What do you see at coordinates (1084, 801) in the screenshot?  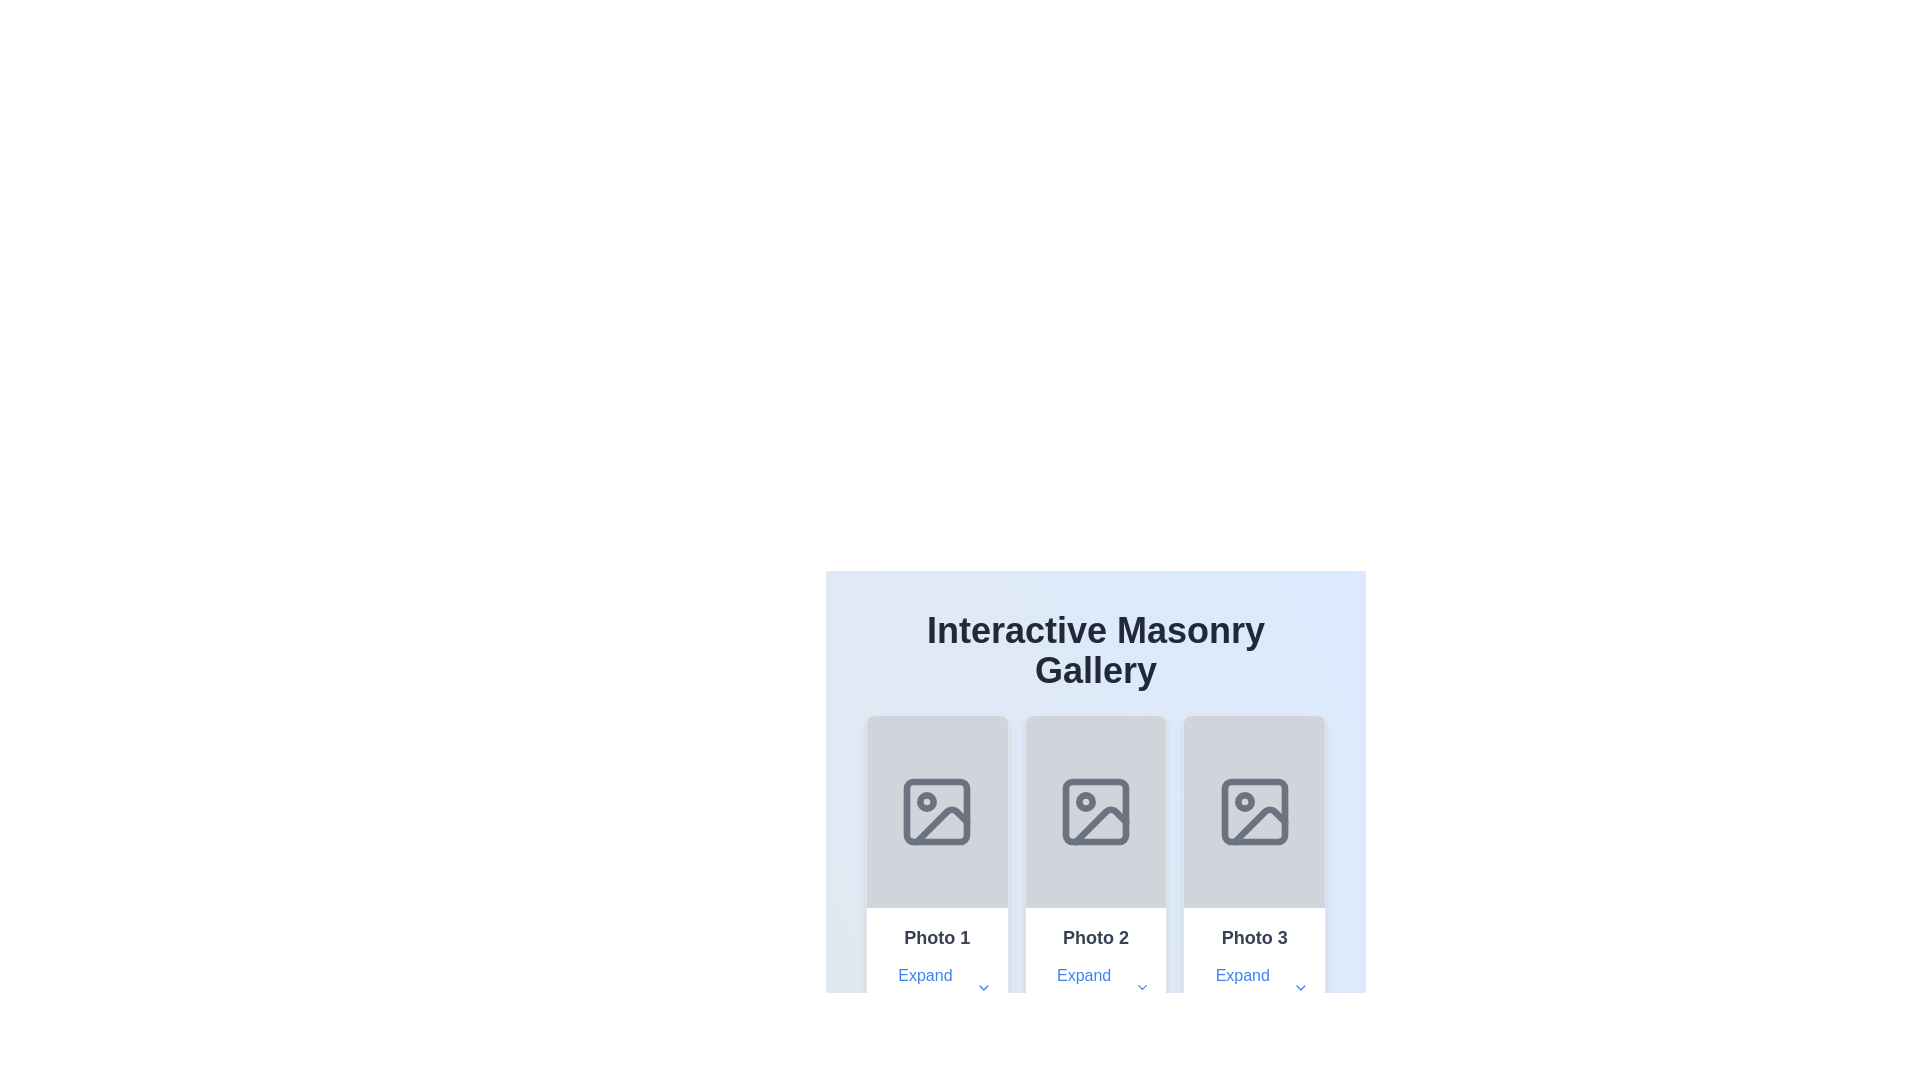 I see `the circular graphic detail within the image icon of the 'Photo 2' card` at bounding box center [1084, 801].